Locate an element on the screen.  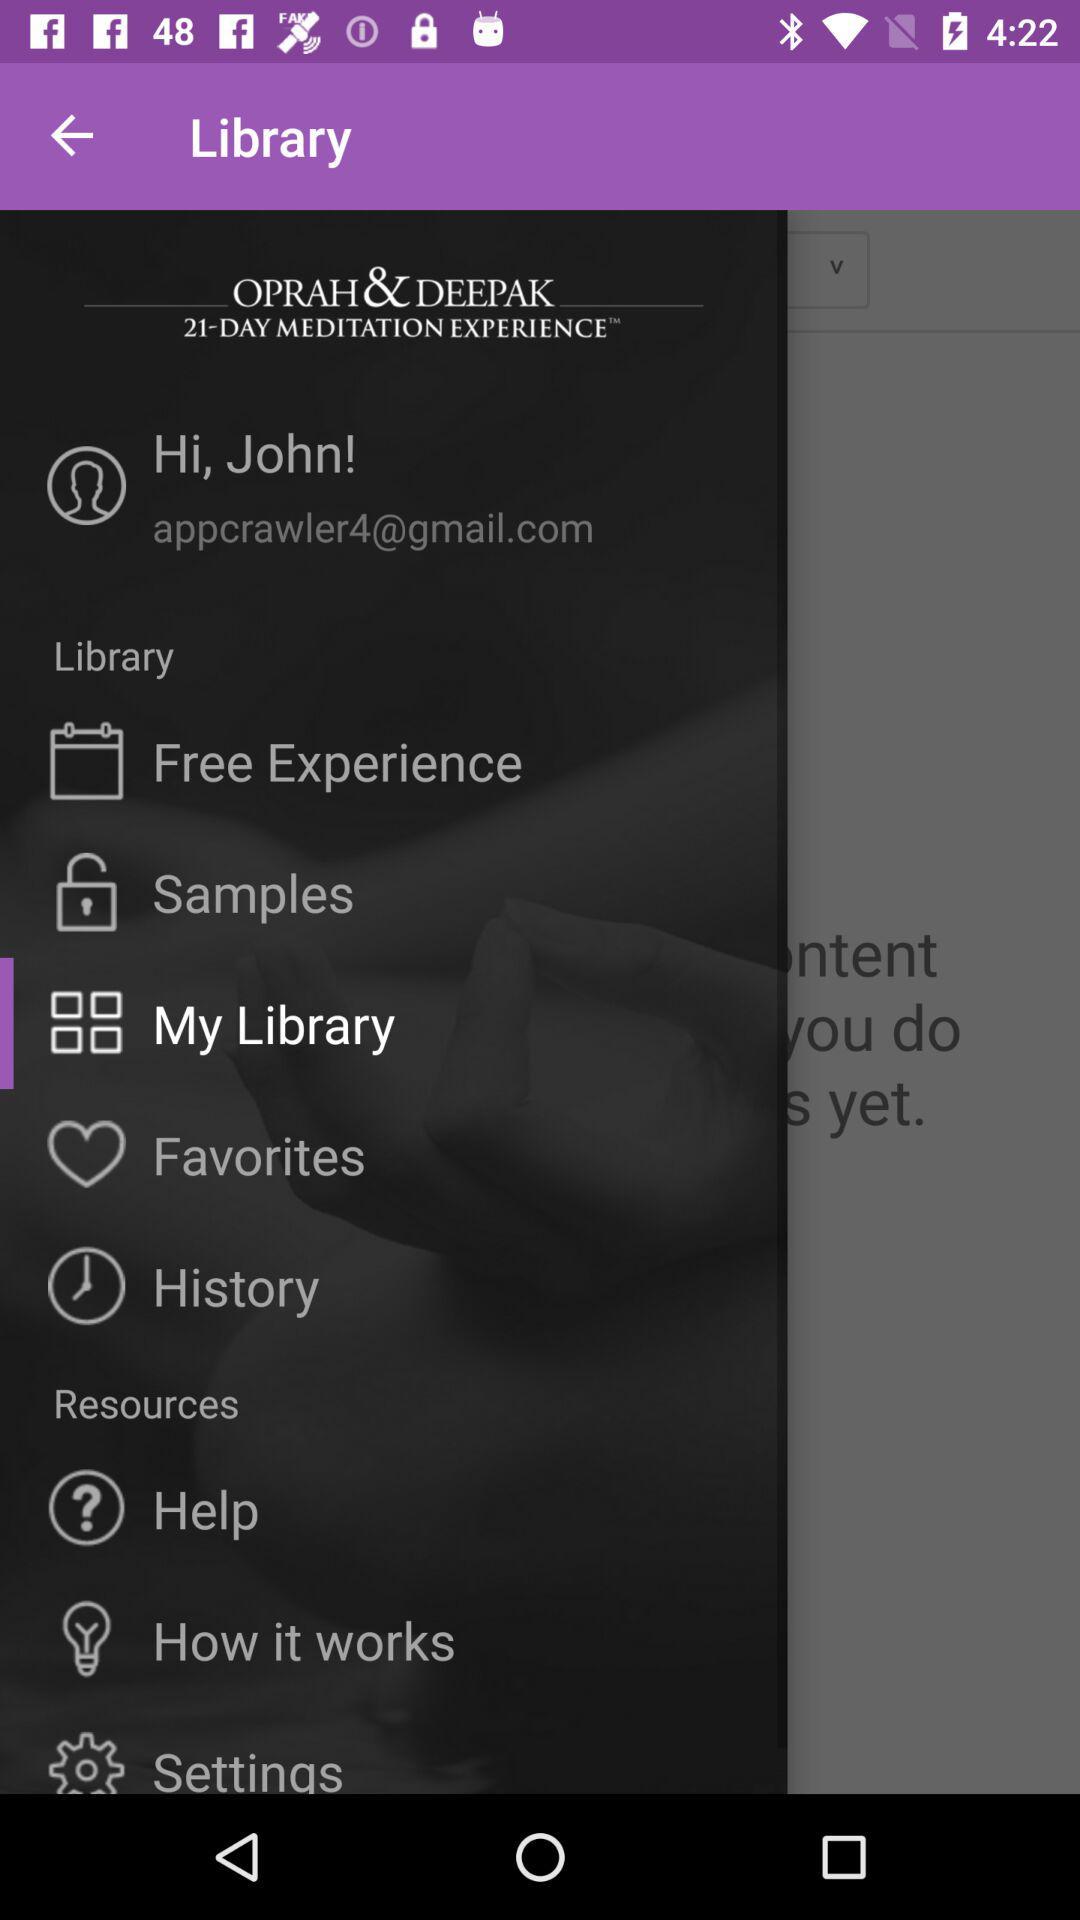
samples is located at coordinates (252, 891).